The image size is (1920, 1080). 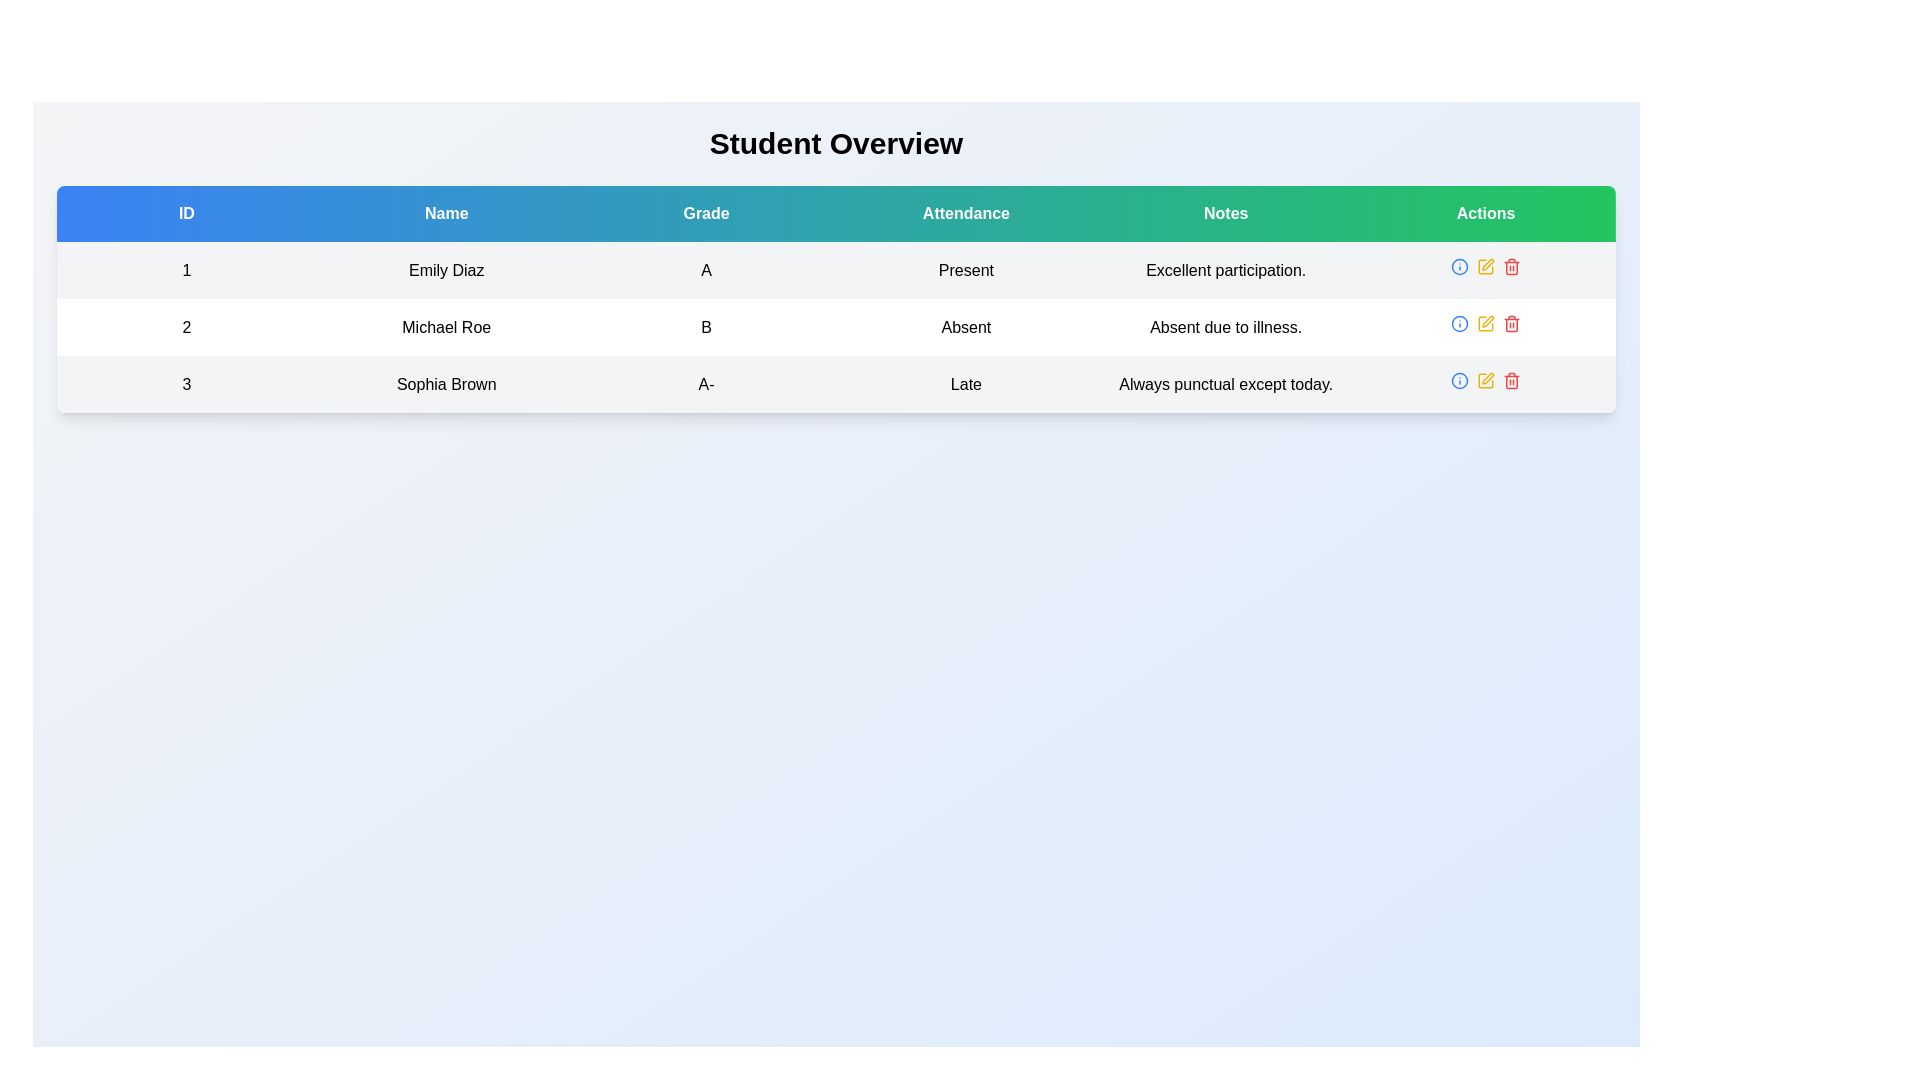 What do you see at coordinates (1512, 382) in the screenshot?
I see `the trash can icon in the Actions column of the table row for the student 'Sophia Brown'` at bounding box center [1512, 382].